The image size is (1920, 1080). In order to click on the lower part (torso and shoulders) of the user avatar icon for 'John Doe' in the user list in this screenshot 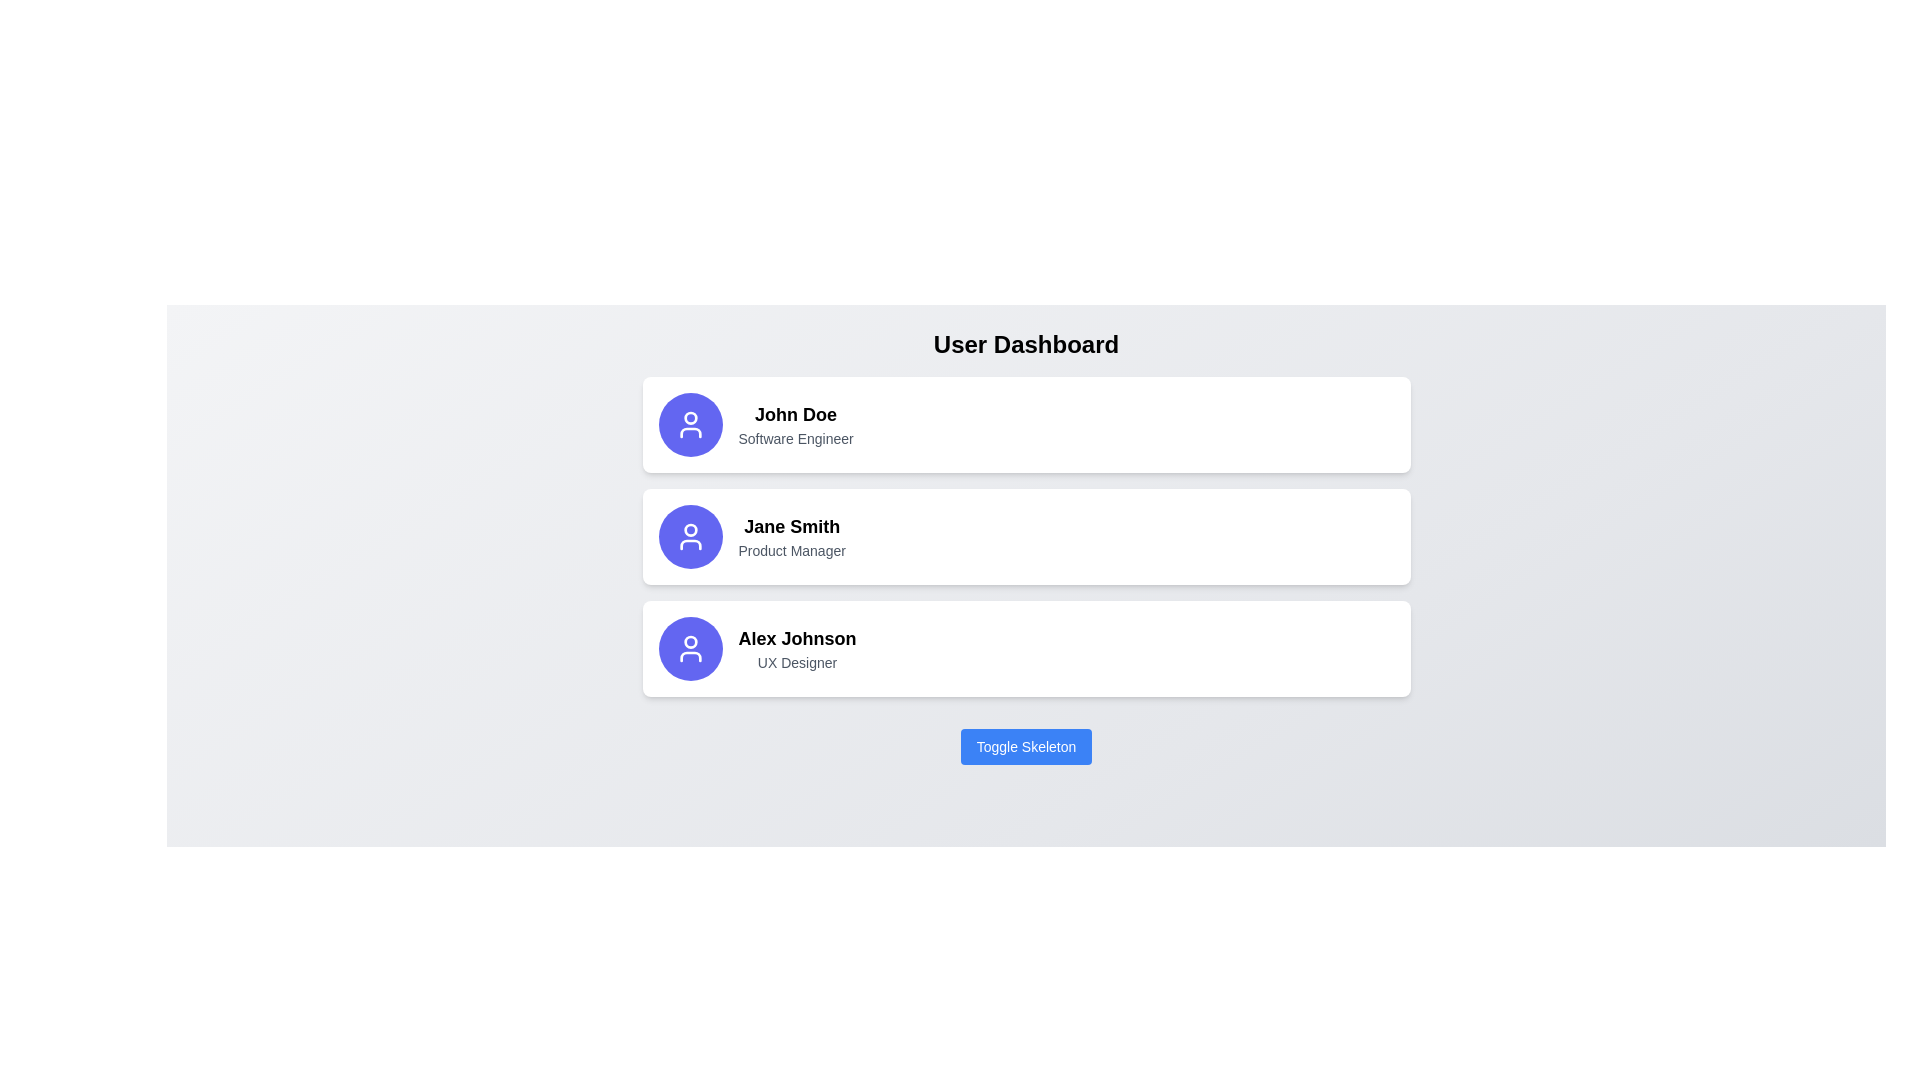, I will do `click(690, 431)`.